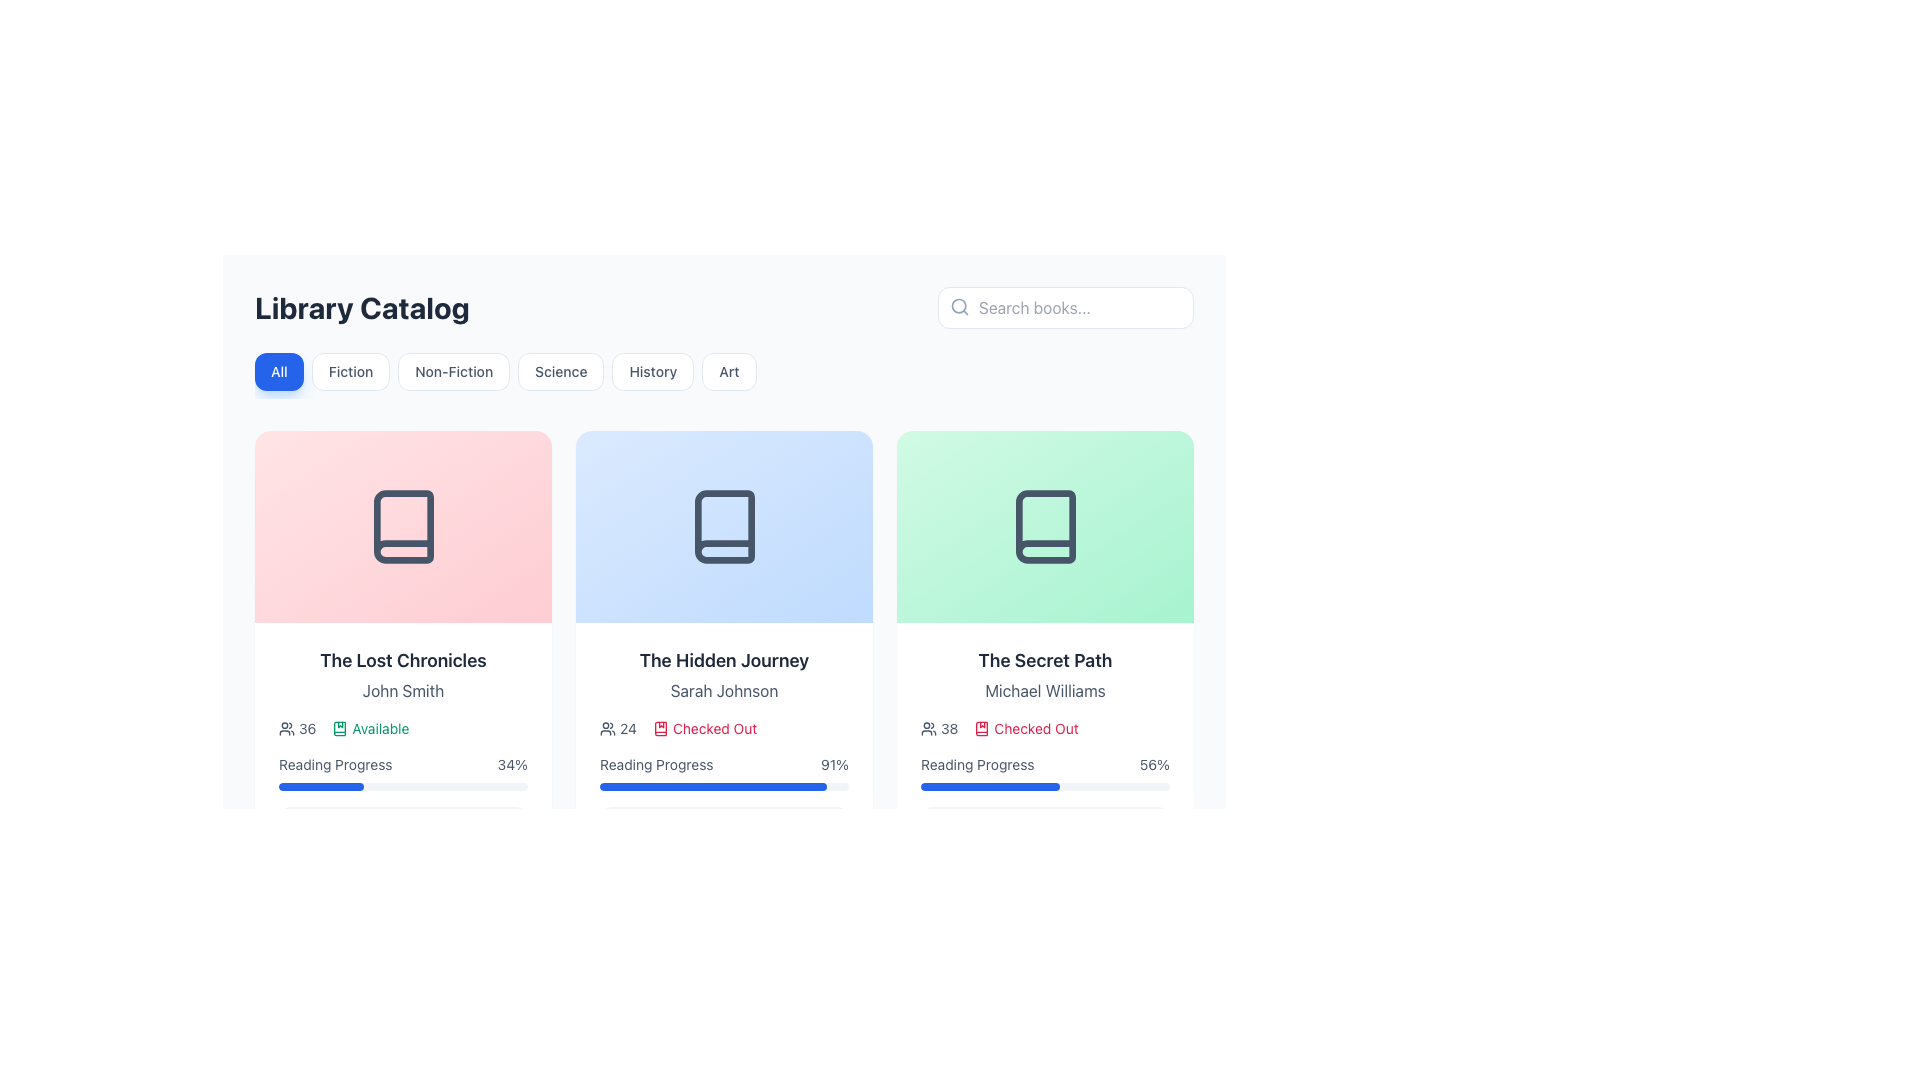  Describe the element at coordinates (402, 771) in the screenshot. I see `the progress bar indicating the reading progress of the book 'The Lost Chronicles', which displays '34%'` at that location.